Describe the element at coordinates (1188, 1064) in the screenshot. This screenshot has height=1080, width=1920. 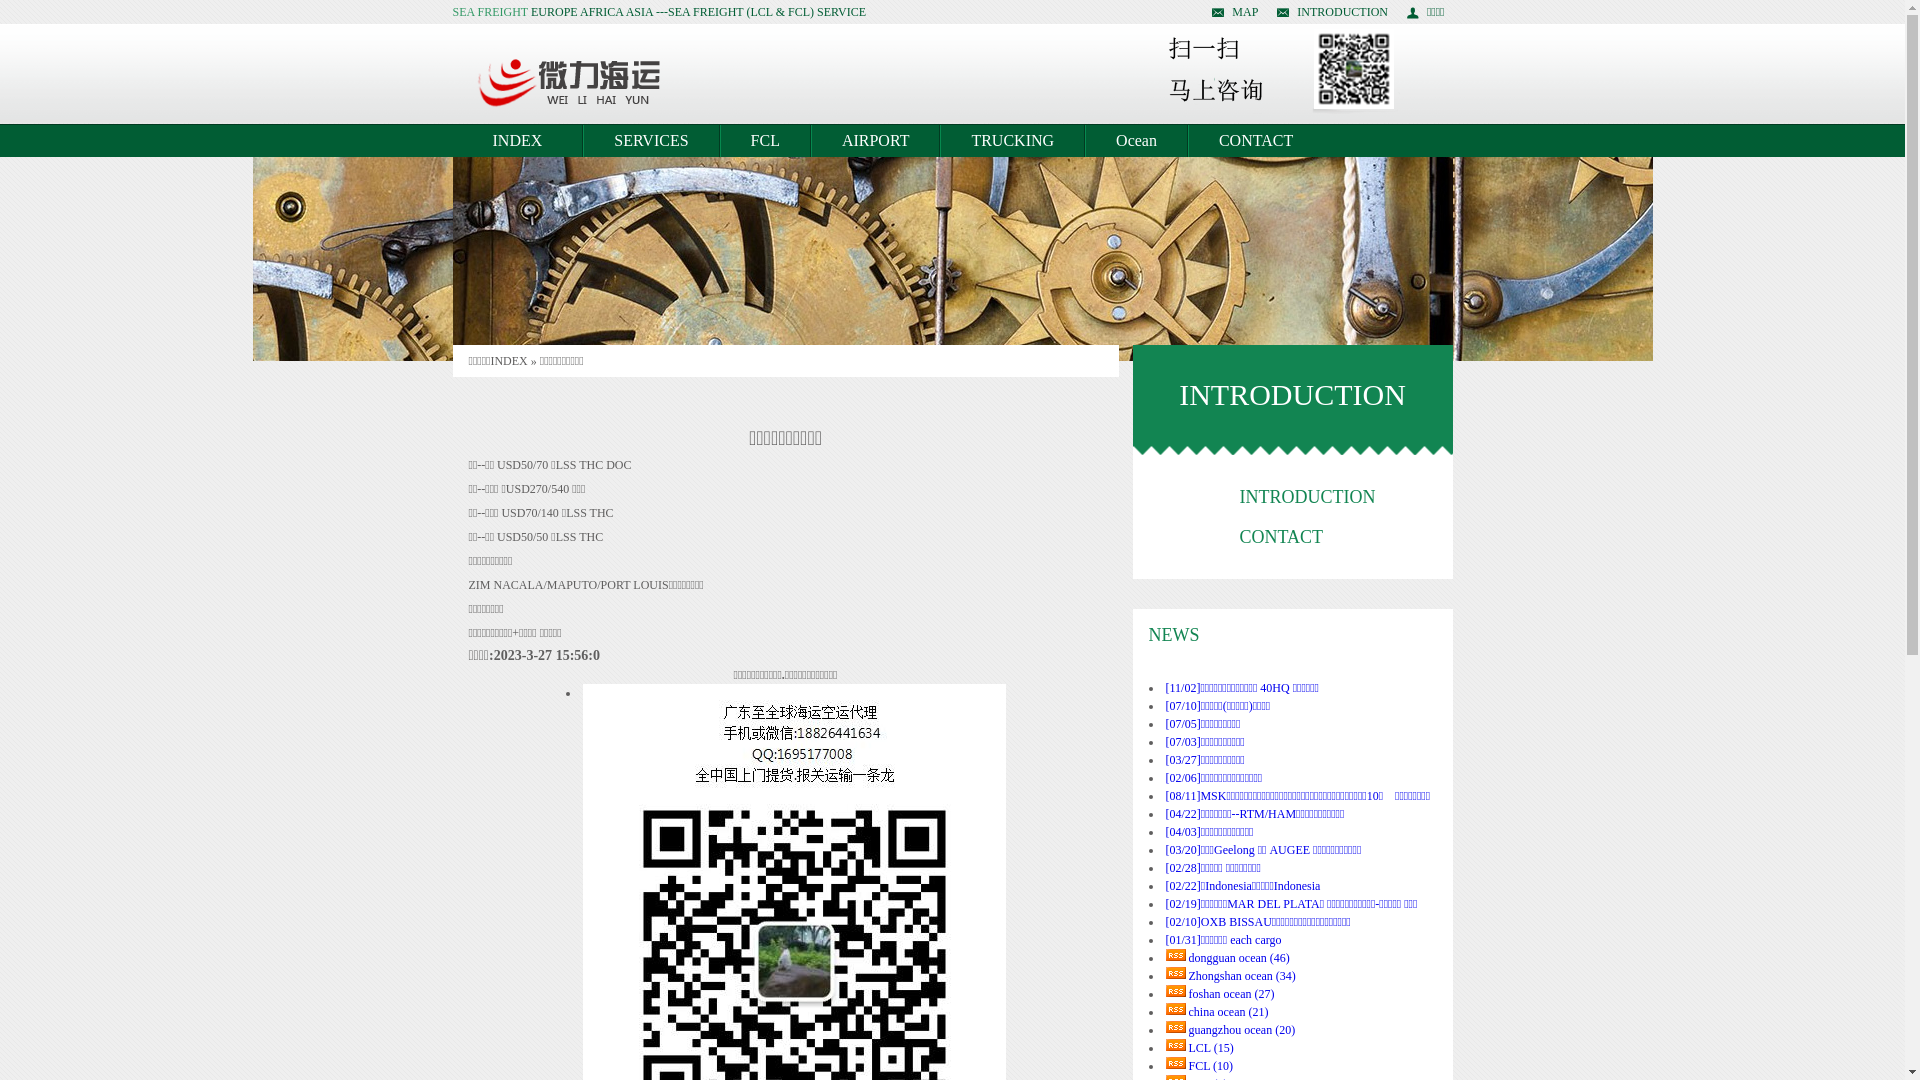
I see `'FCL (10)'` at that location.